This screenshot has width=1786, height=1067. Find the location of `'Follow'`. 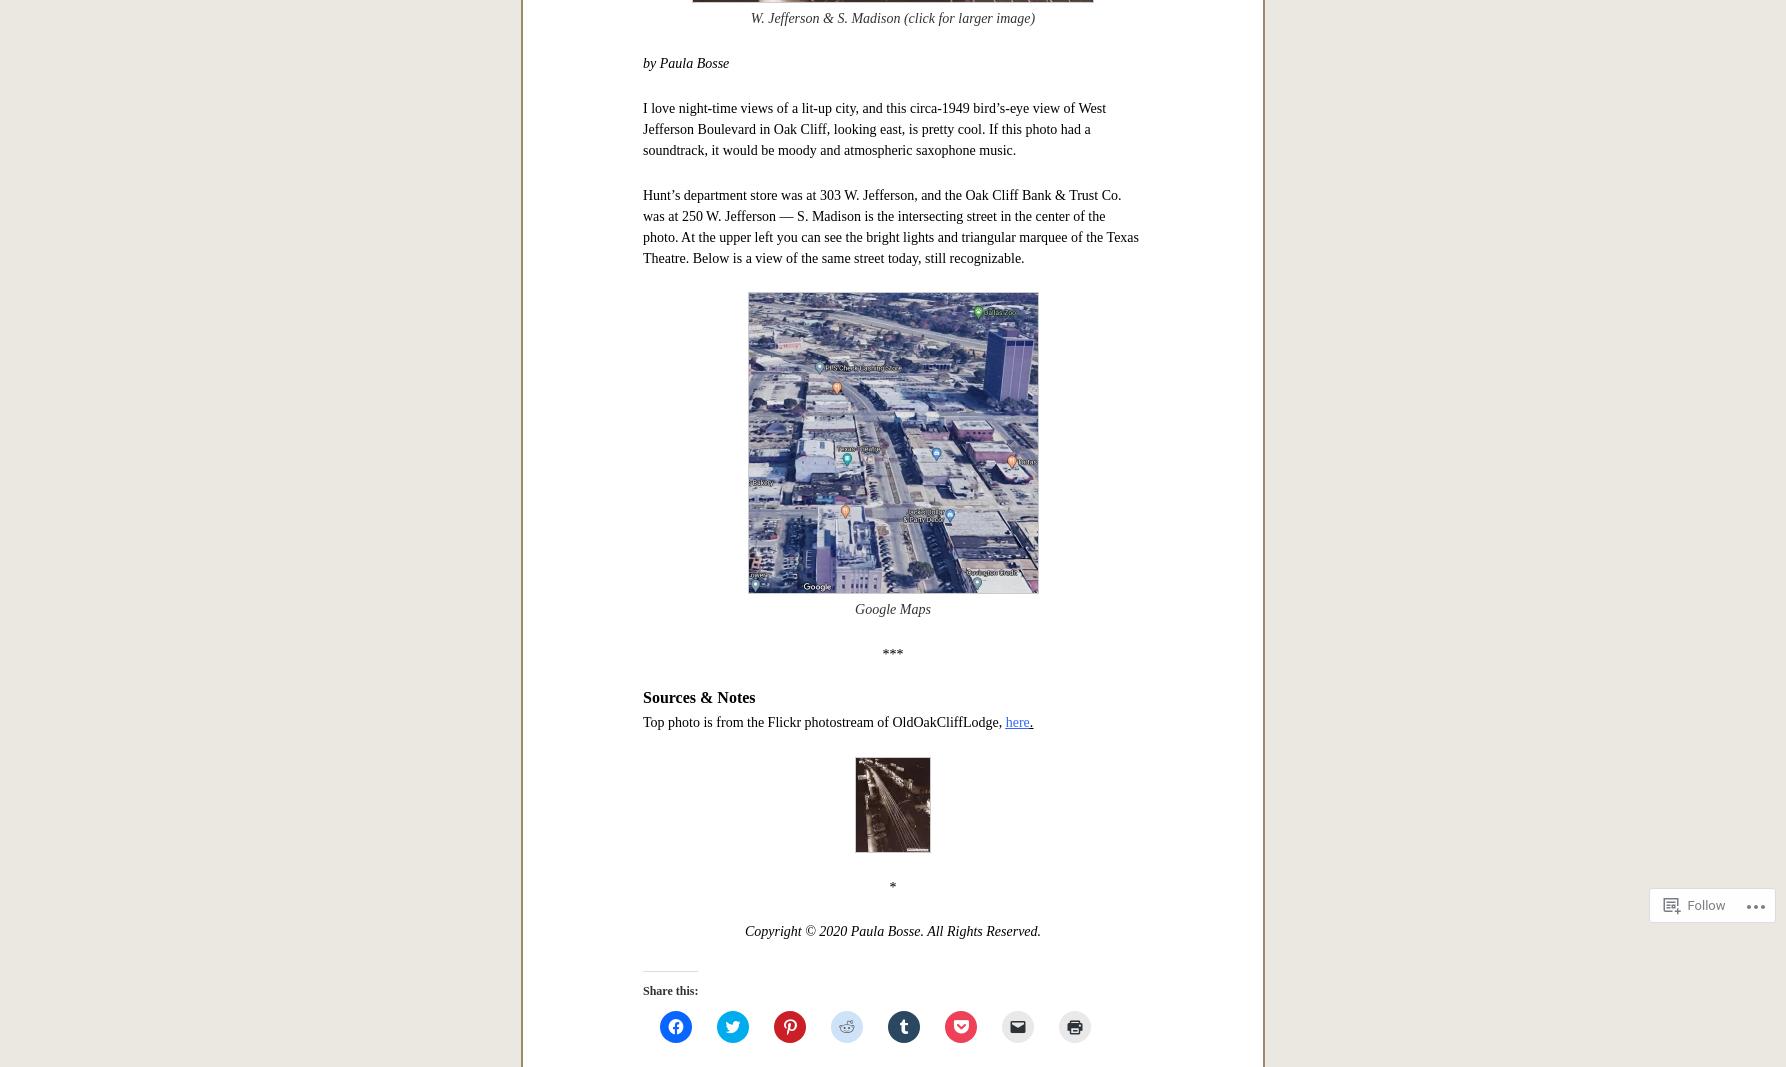

'Follow' is located at coordinates (1704, 905).